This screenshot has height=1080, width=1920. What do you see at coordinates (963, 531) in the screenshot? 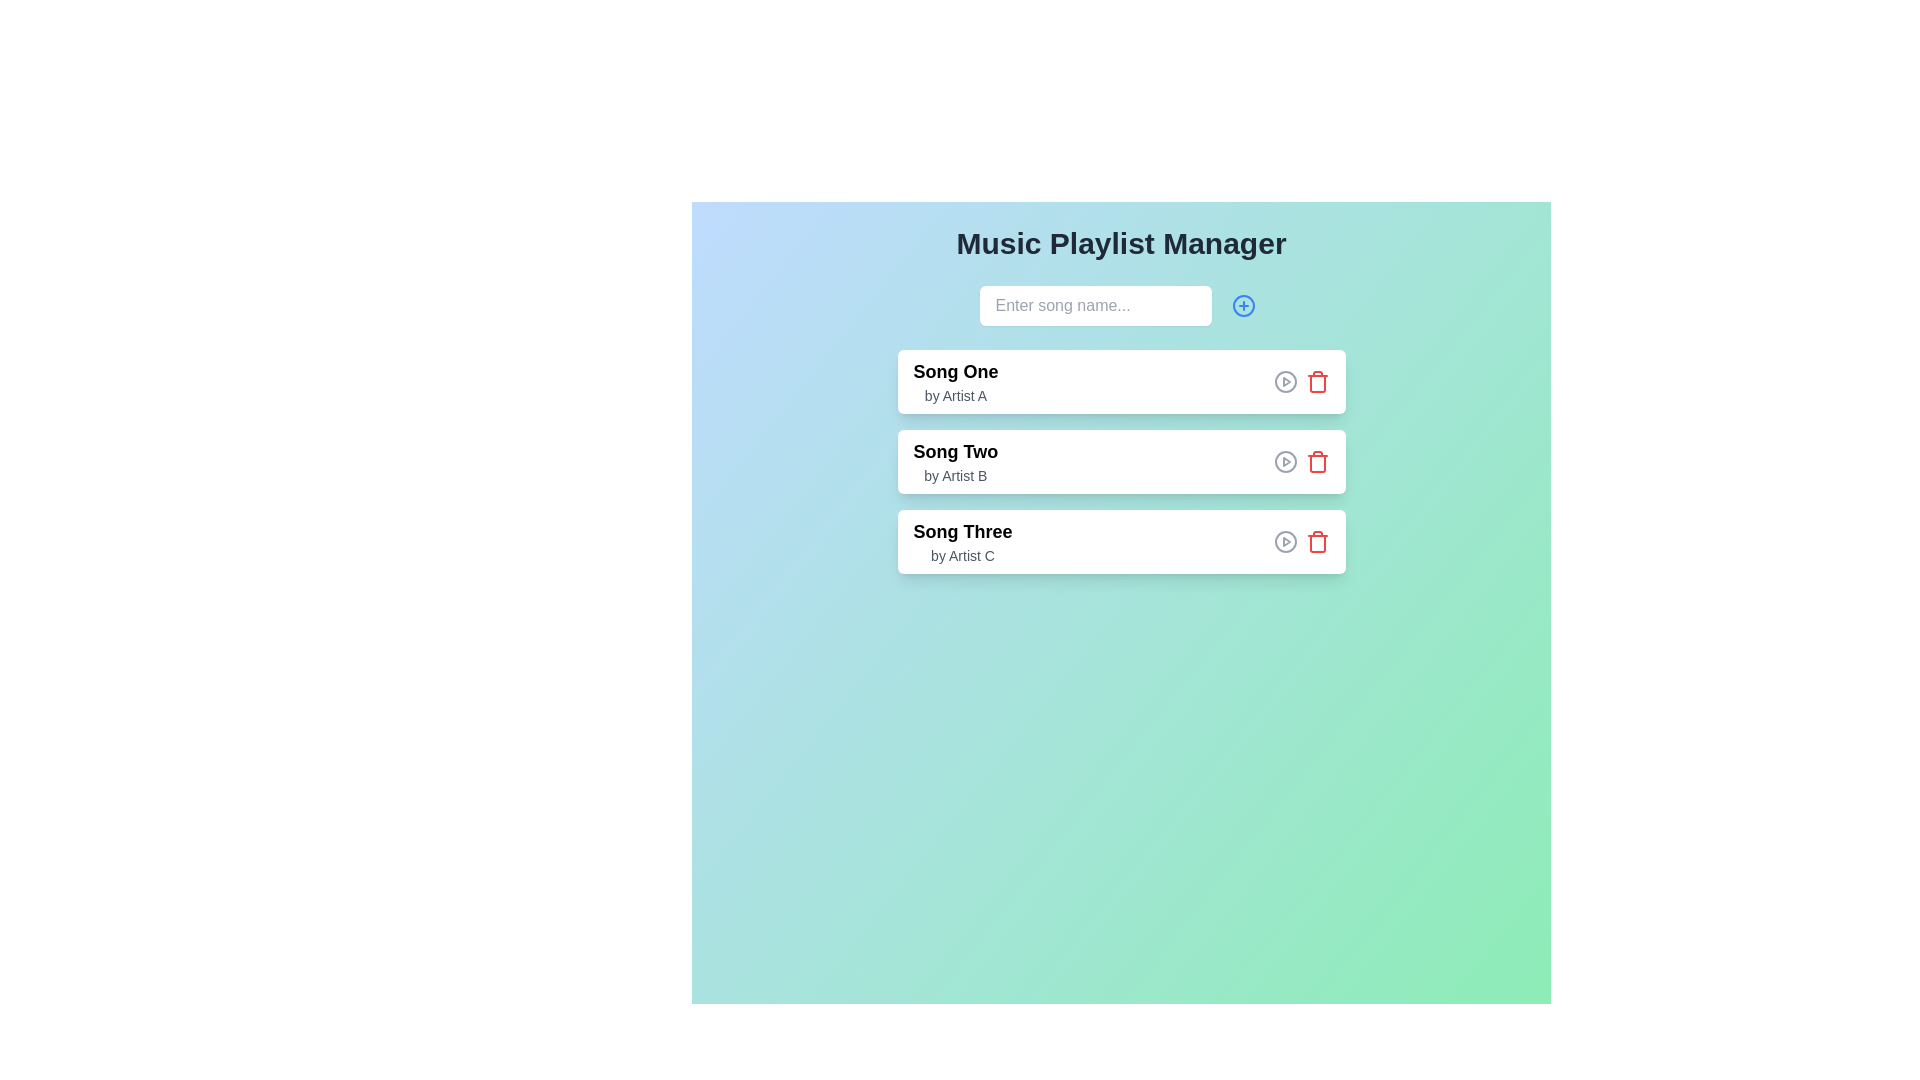
I see `the title text label of the third song in the playlist, which is located above the descriptive text 'by Artist C'` at bounding box center [963, 531].